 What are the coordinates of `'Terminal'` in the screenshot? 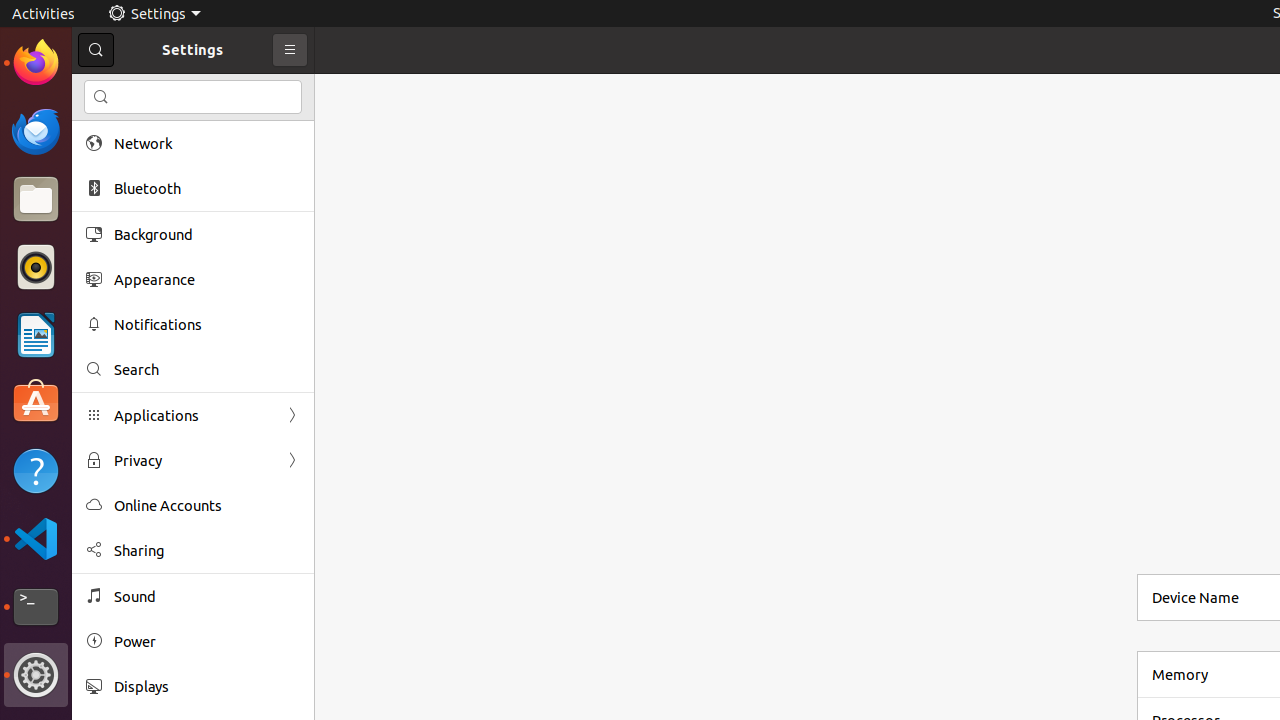 It's located at (35, 606).